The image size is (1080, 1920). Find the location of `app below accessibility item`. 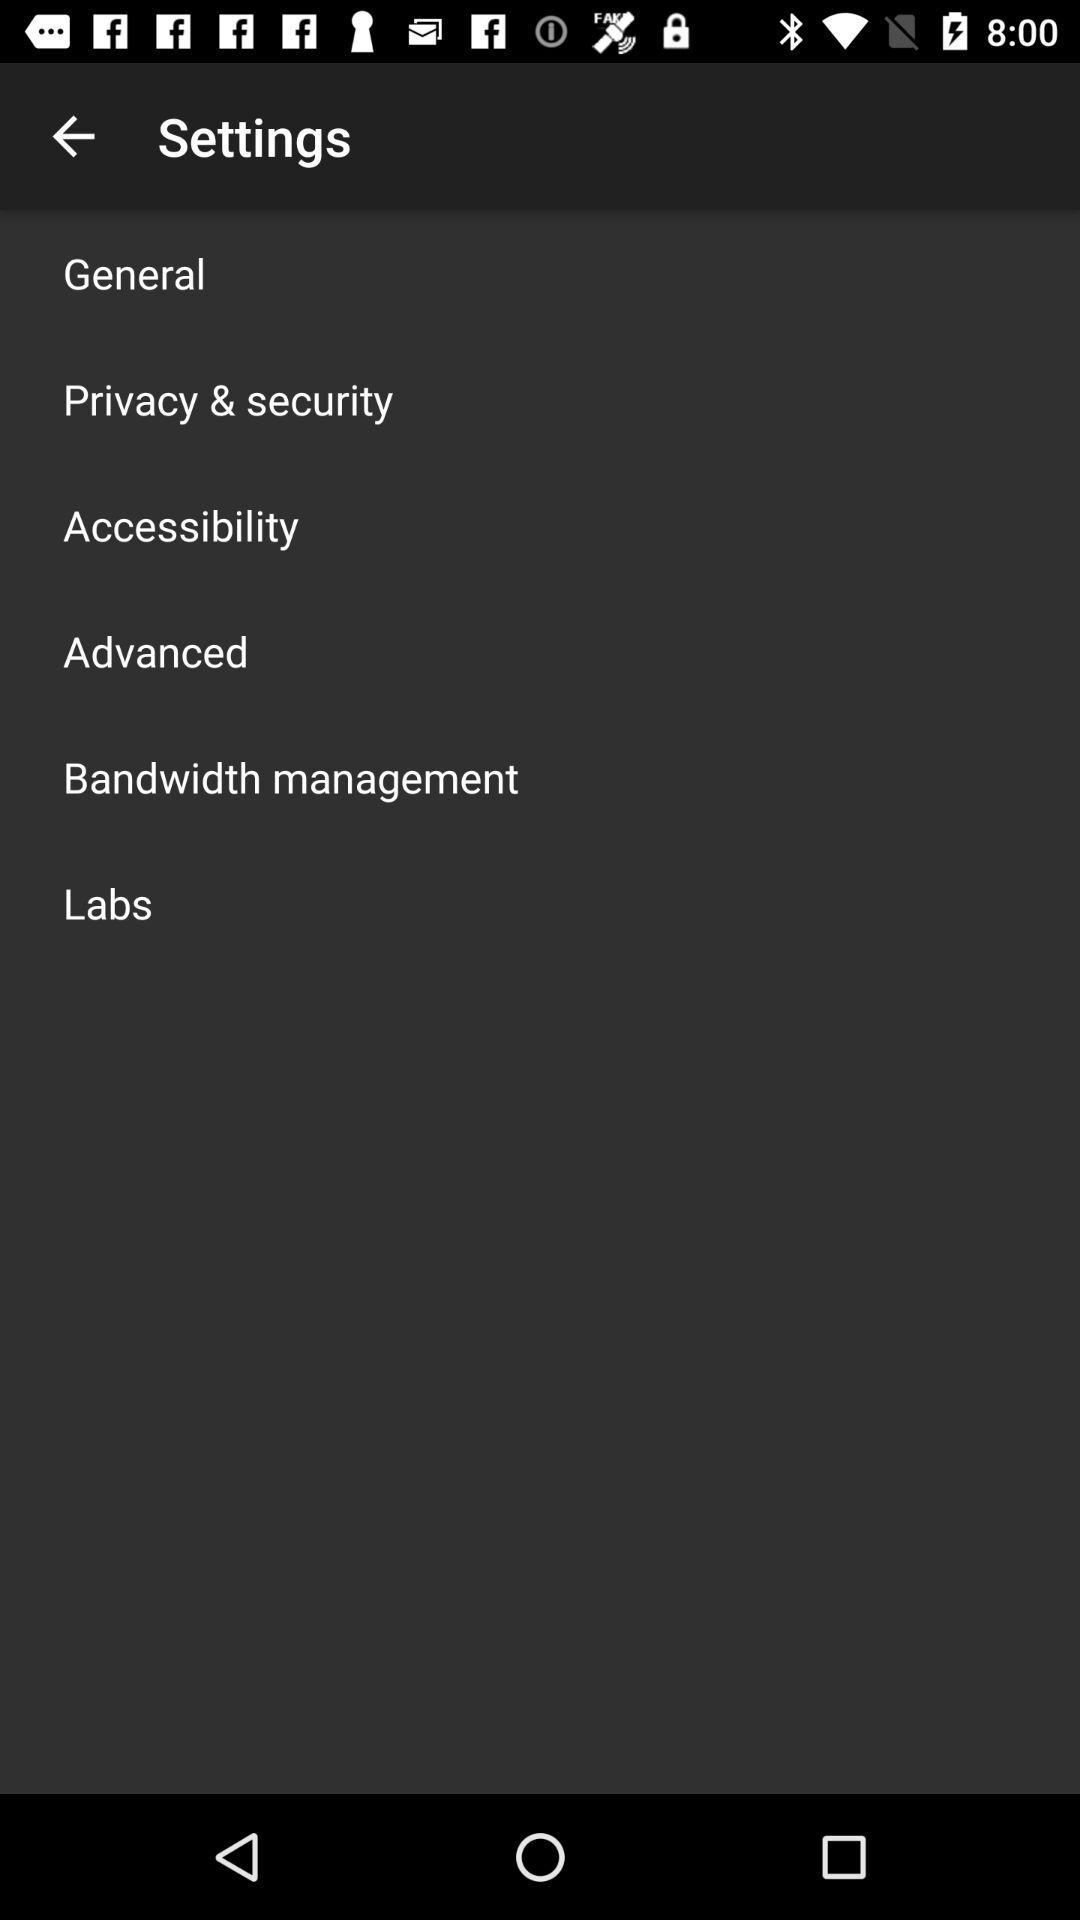

app below accessibility item is located at coordinates (154, 651).